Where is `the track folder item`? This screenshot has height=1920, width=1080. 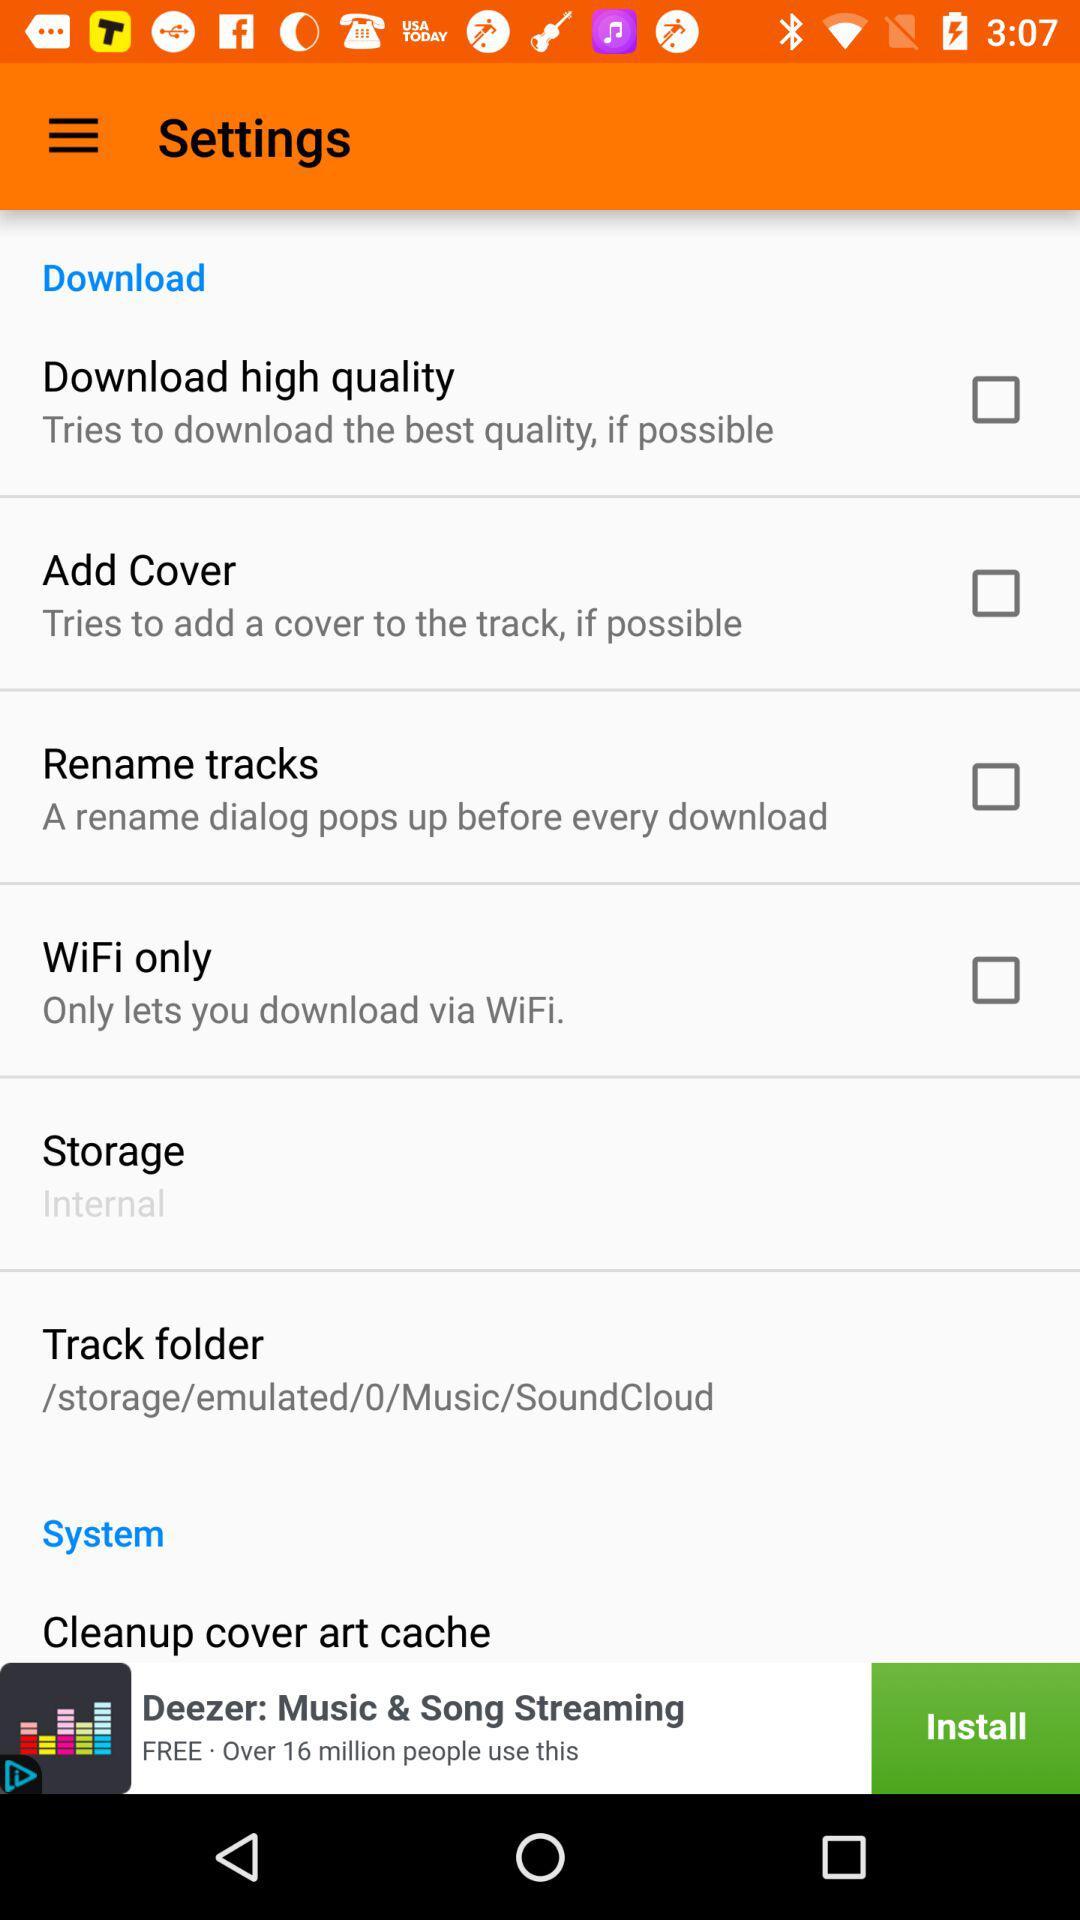 the track folder item is located at coordinates (152, 1342).